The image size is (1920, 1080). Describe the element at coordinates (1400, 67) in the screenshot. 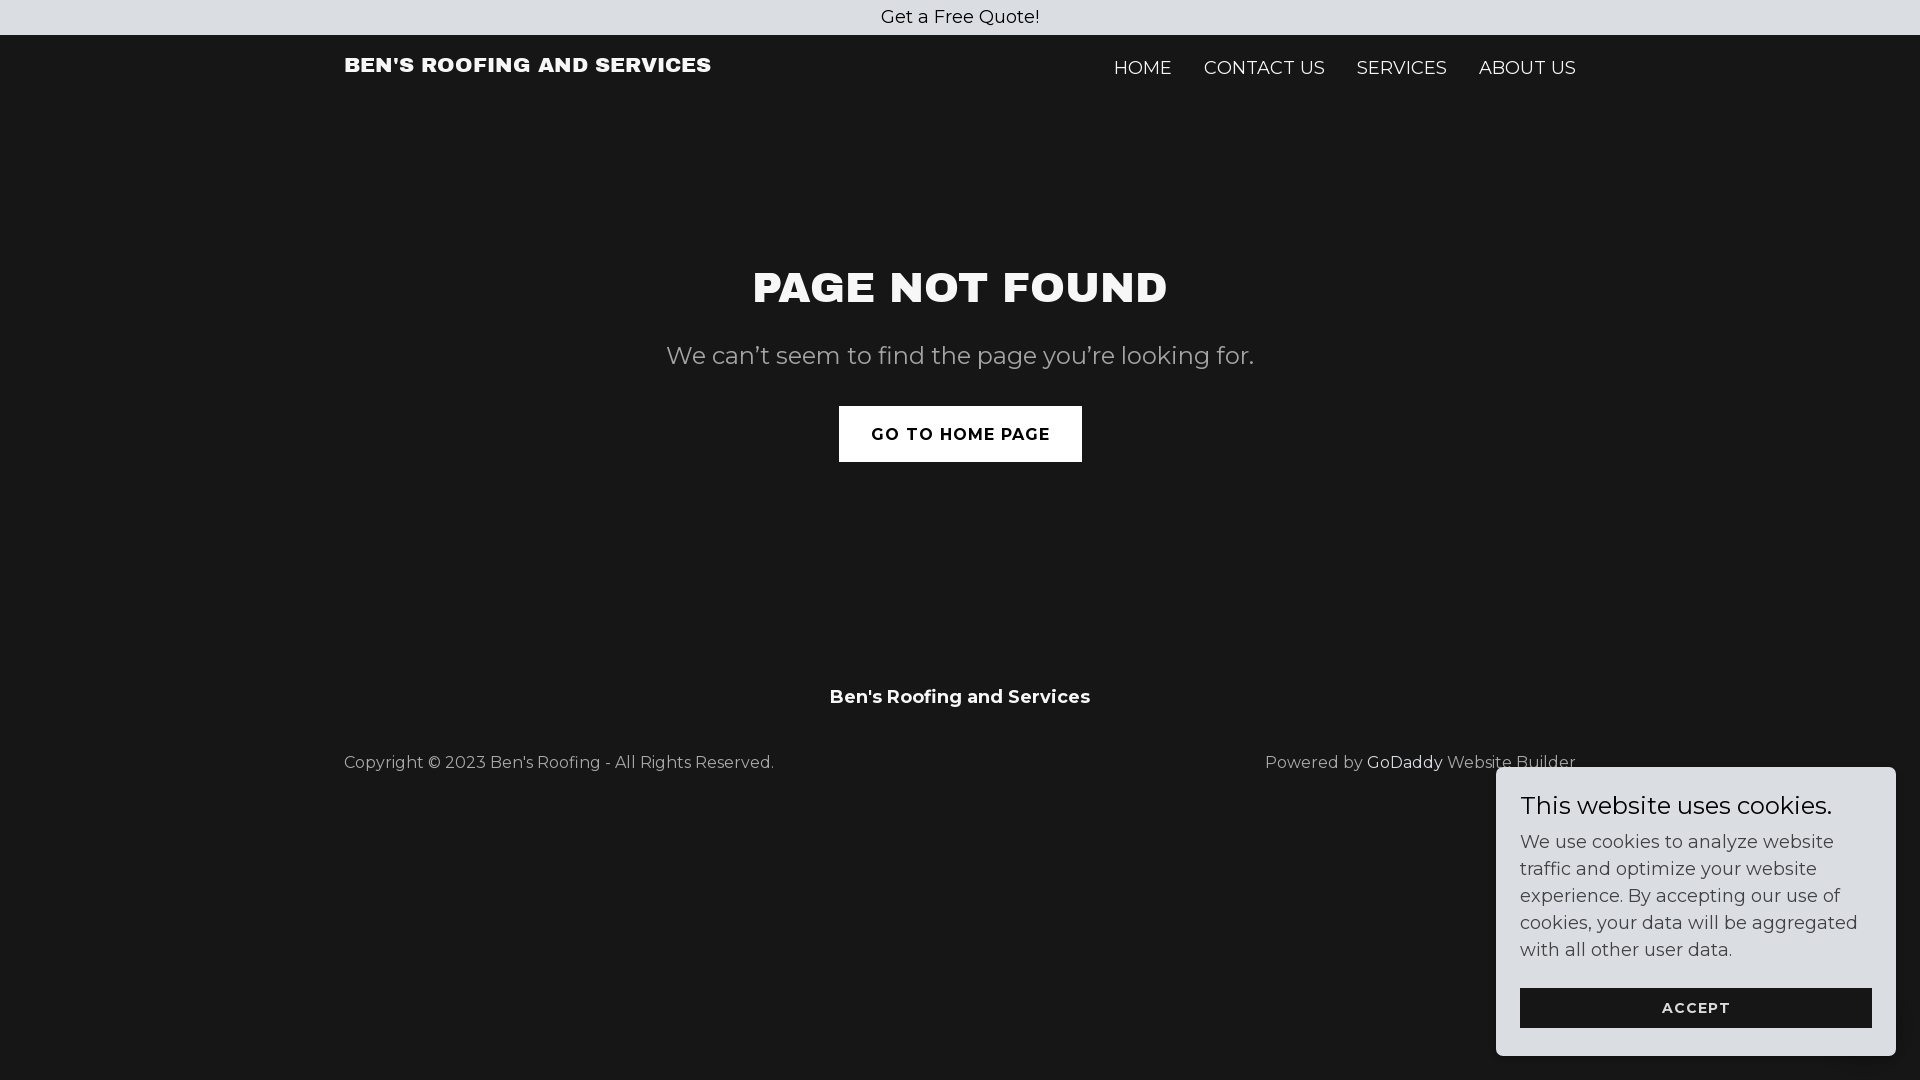

I see `'SERVICES'` at that location.